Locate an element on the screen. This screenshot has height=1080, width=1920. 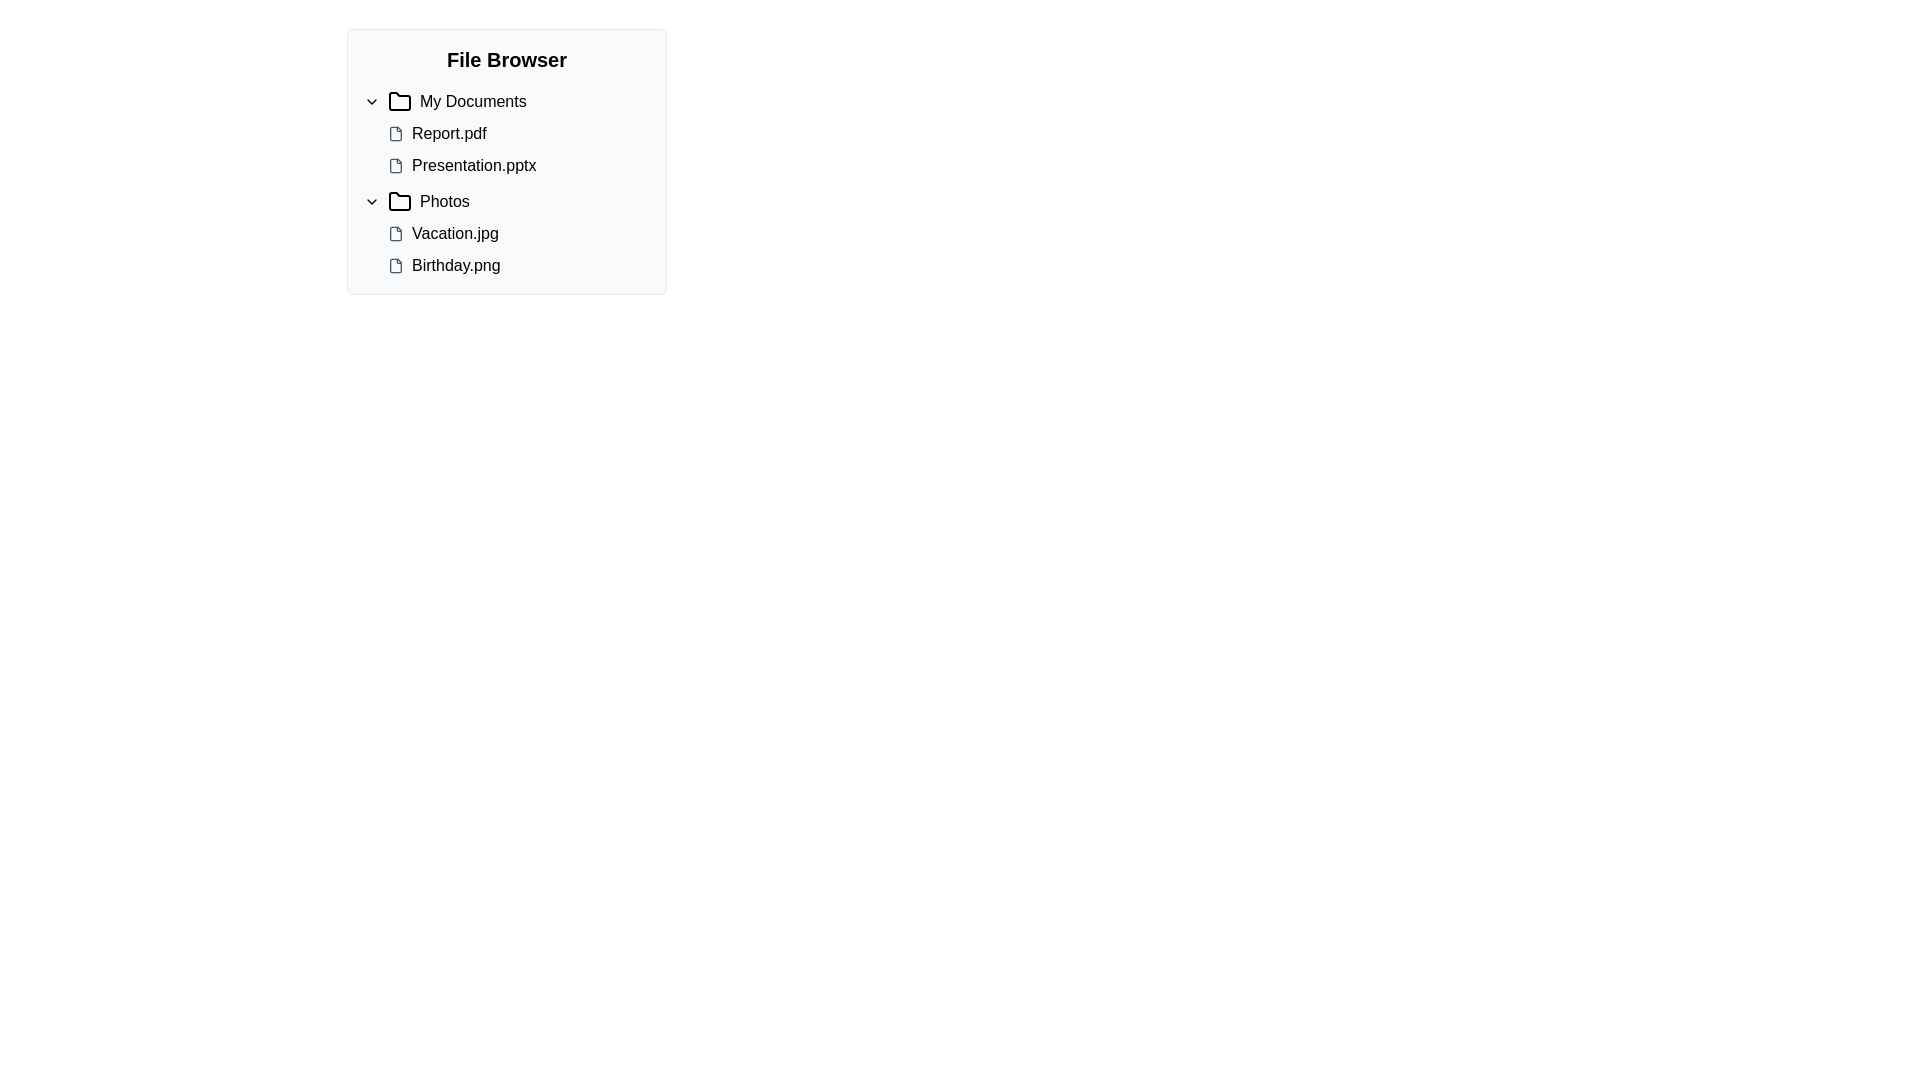
the first Expandable folder item in the 'File Browser' section is located at coordinates (507, 101).